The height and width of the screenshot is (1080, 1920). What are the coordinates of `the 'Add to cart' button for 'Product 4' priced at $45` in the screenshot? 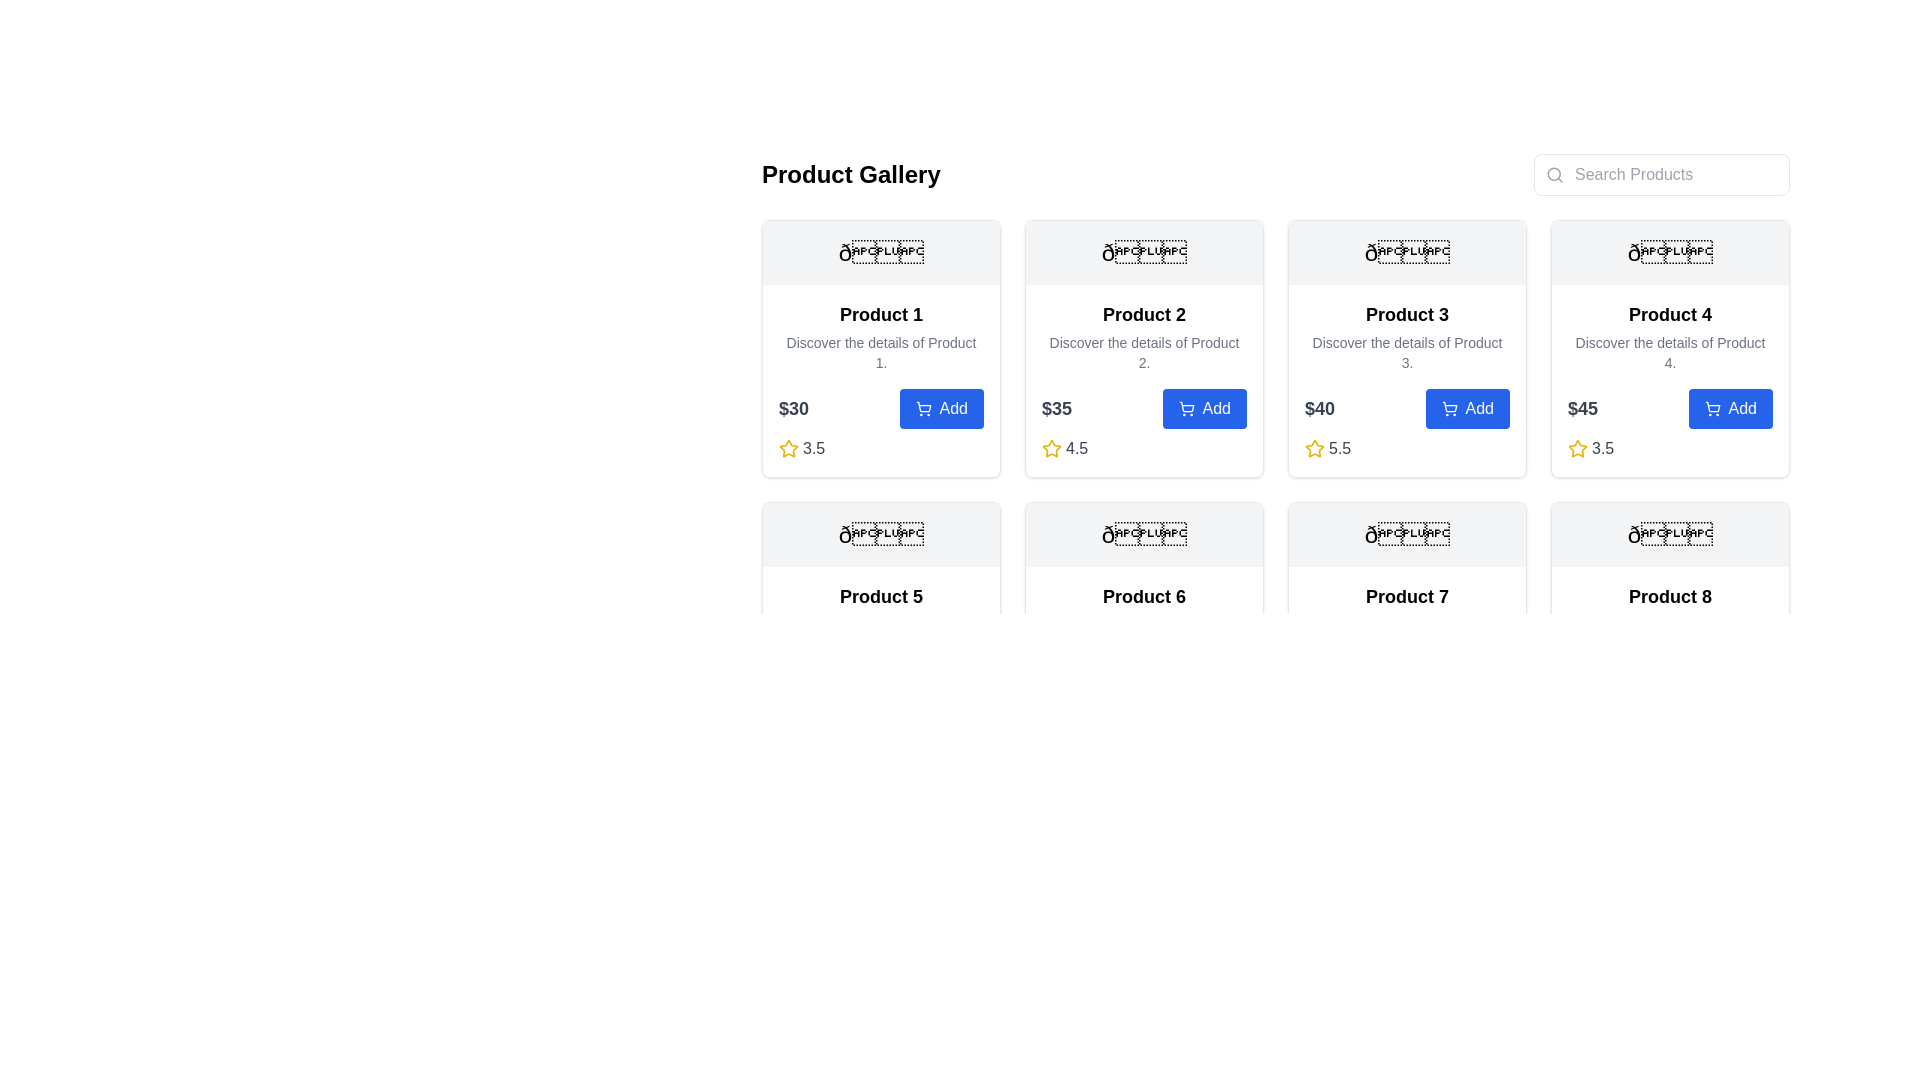 It's located at (1670, 407).